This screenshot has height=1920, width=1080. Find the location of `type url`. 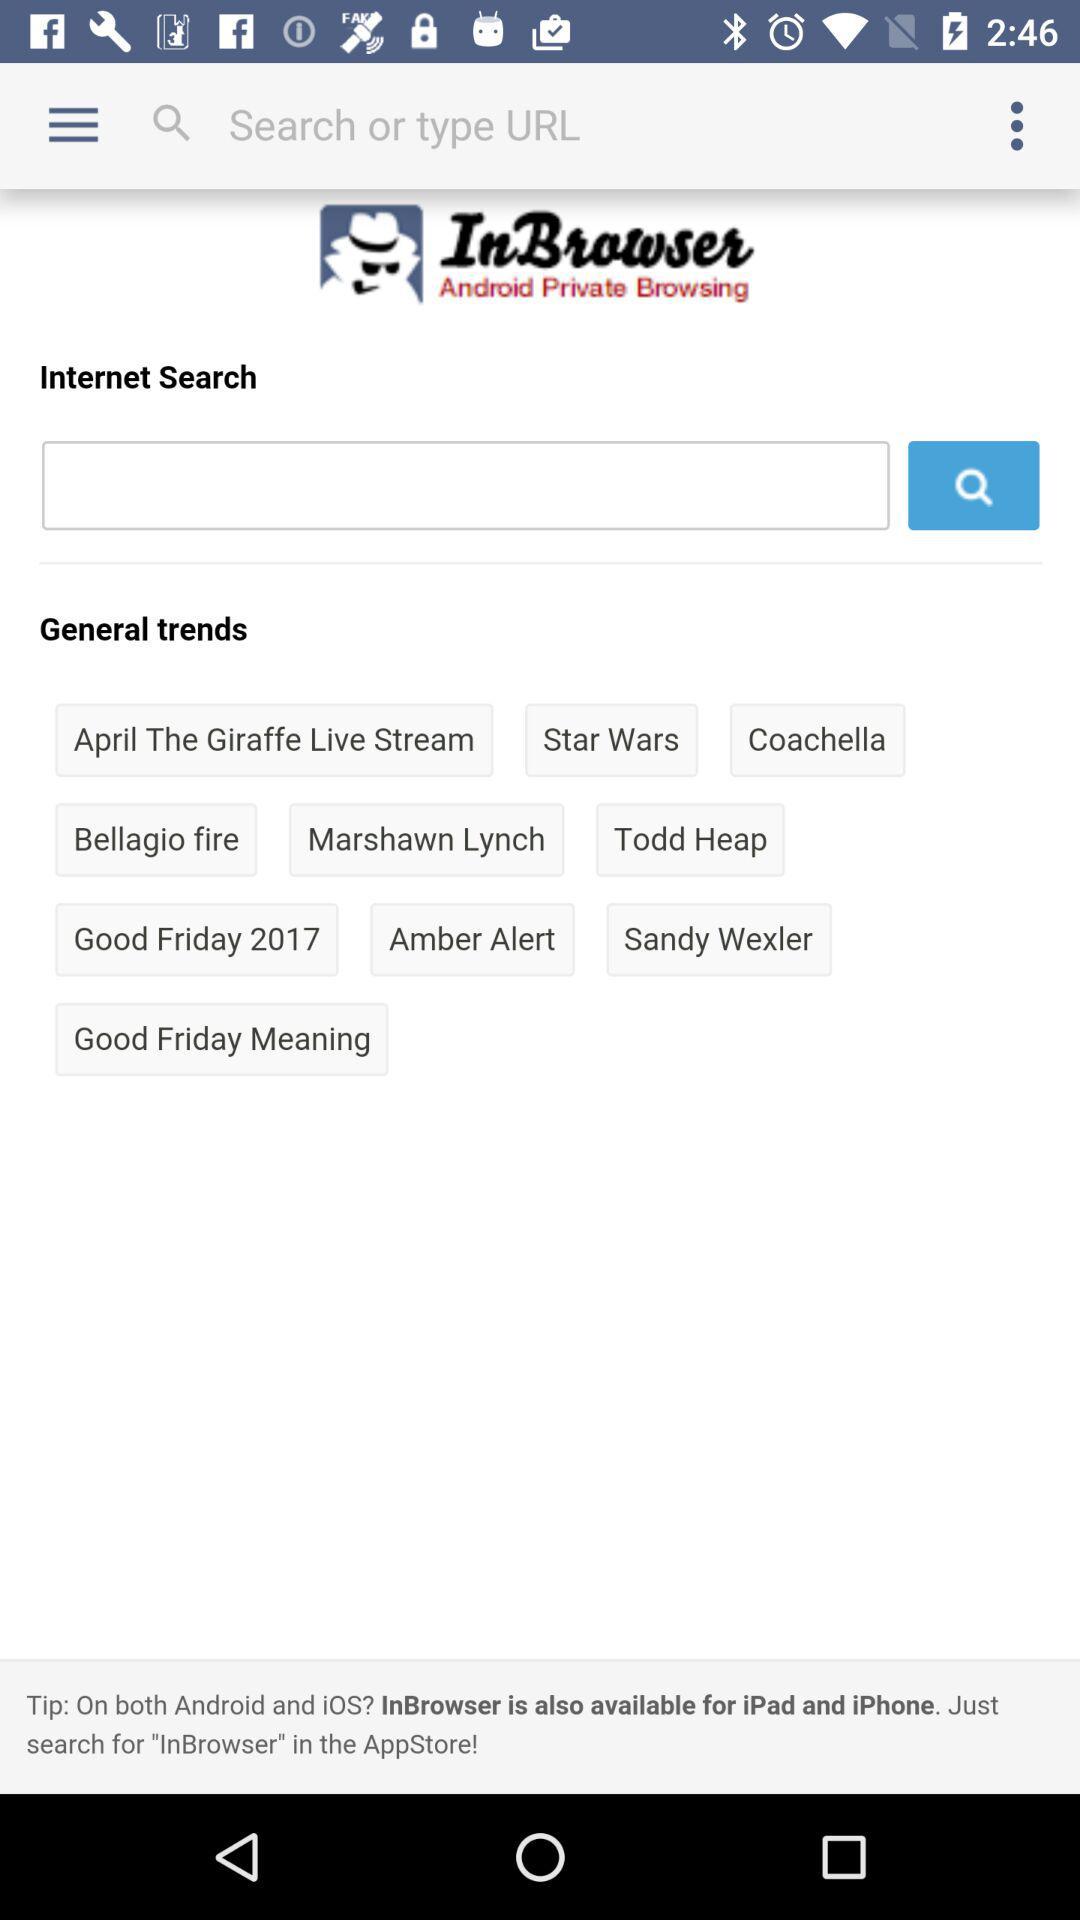

type url is located at coordinates (540, 123).